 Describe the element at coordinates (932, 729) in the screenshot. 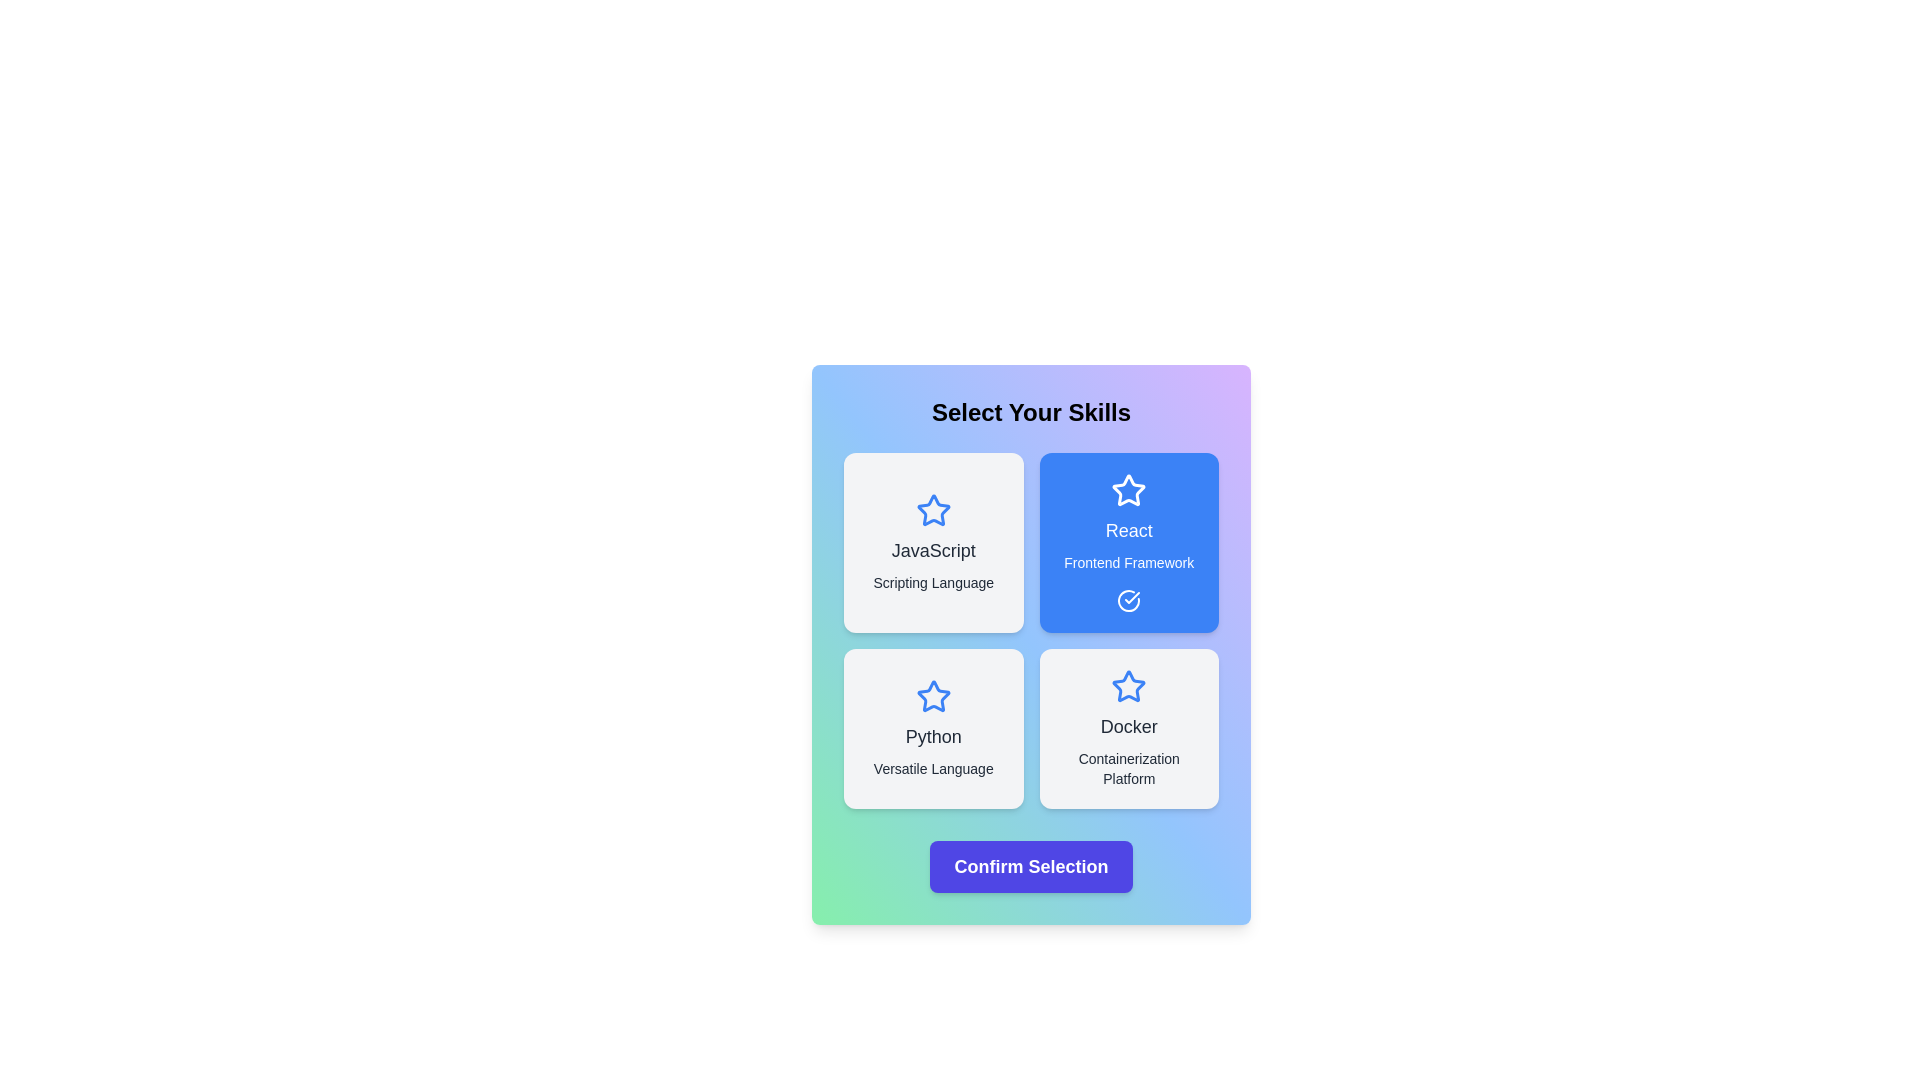

I see `the skill card labeled Python` at that location.